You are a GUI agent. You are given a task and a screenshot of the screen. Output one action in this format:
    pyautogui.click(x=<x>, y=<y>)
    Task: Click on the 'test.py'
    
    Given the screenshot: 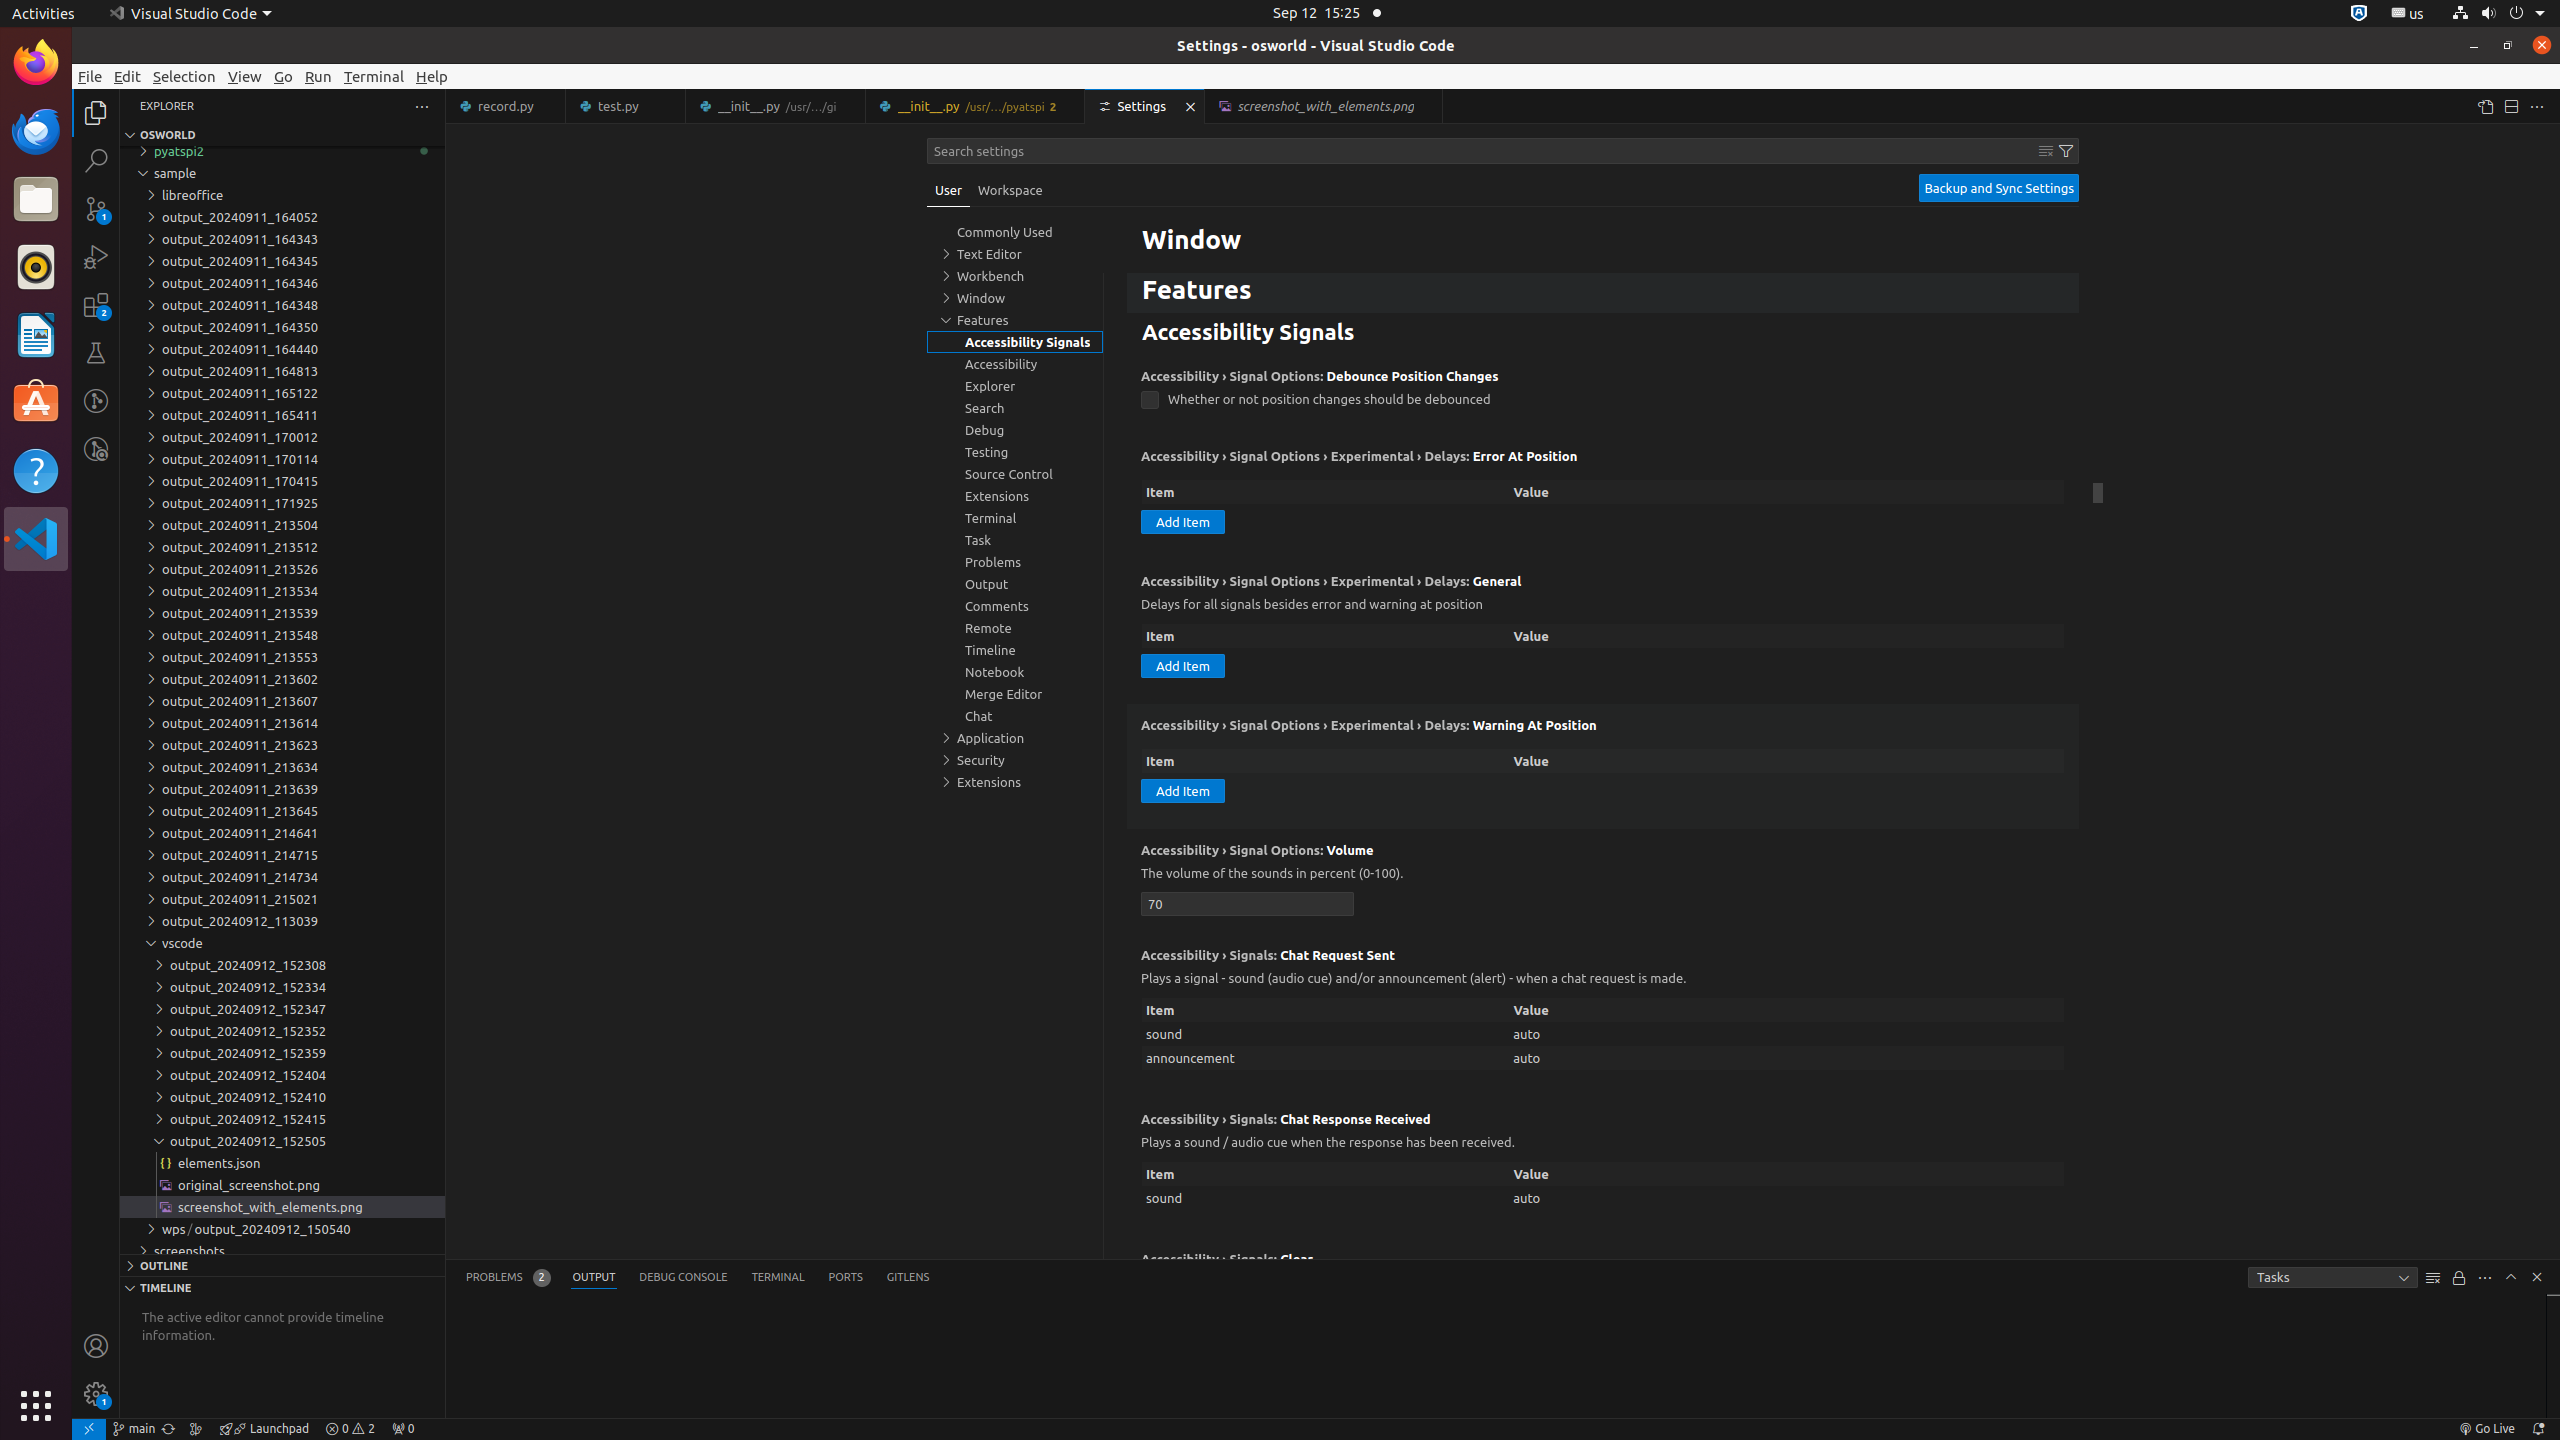 What is the action you would take?
    pyautogui.click(x=624, y=106)
    